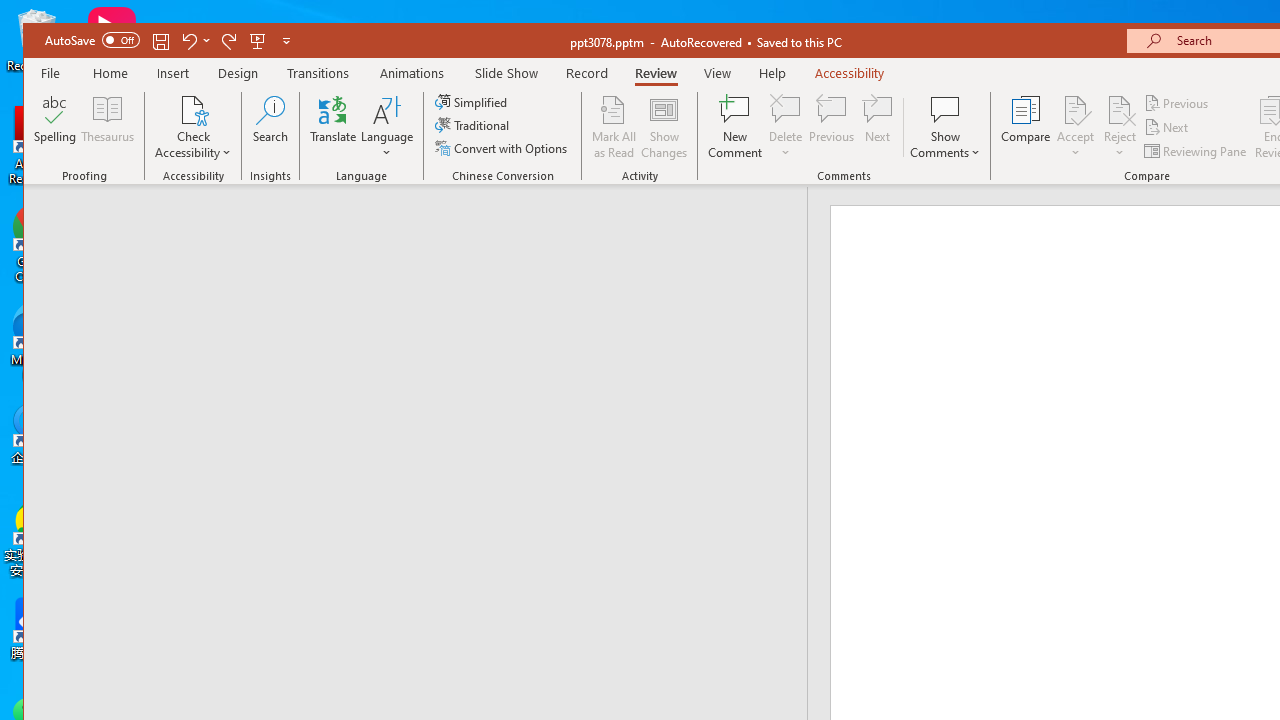  What do you see at coordinates (387, 127) in the screenshot?
I see `'Language'` at bounding box center [387, 127].